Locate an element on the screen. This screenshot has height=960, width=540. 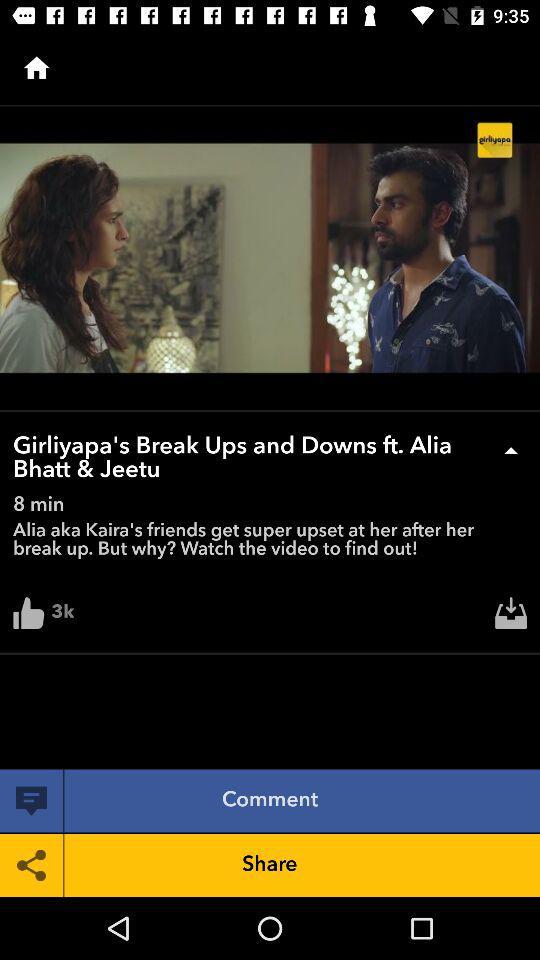
the icon next to 3k icon is located at coordinates (511, 617).